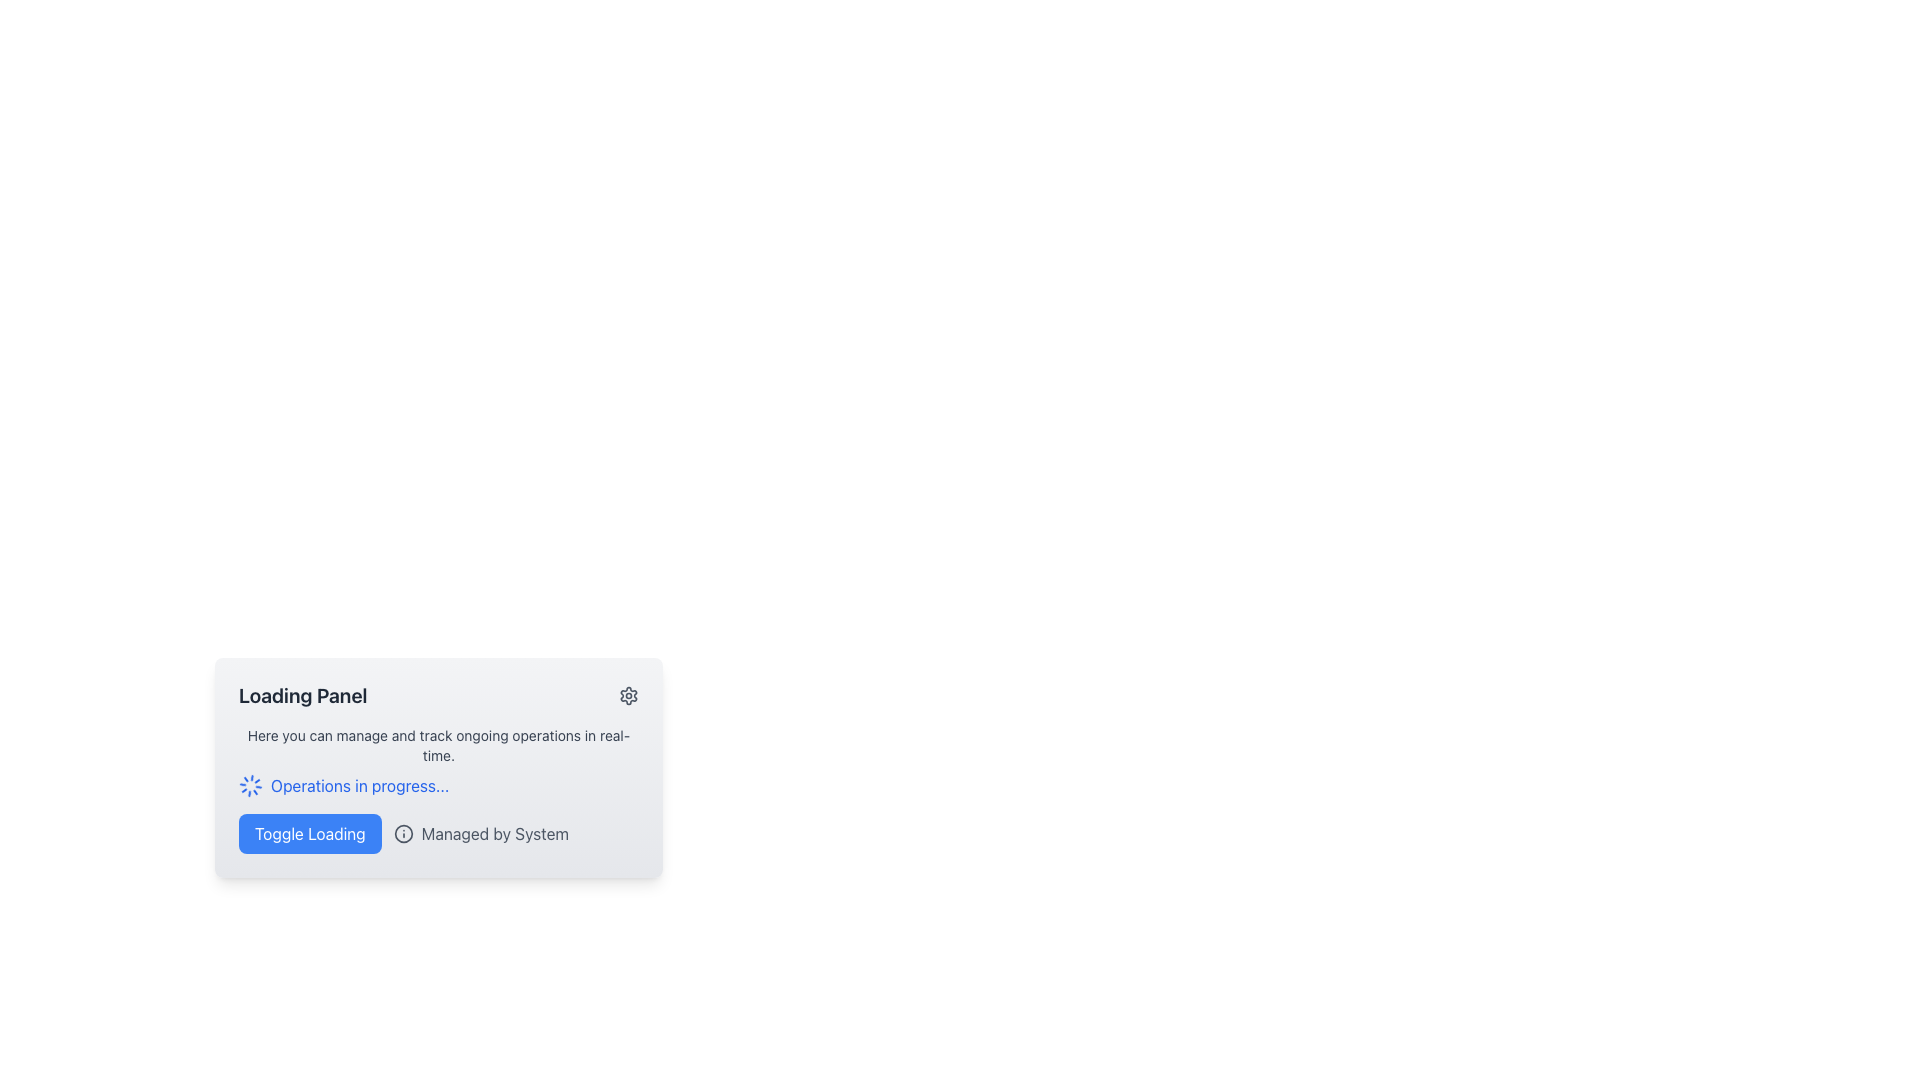 The height and width of the screenshot is (1080, 1920). What do you see at coordinates (309, 833) in the screenshot?
I see `the toggle button in the 'Loading Panel'` at bounding box center [309, 833].